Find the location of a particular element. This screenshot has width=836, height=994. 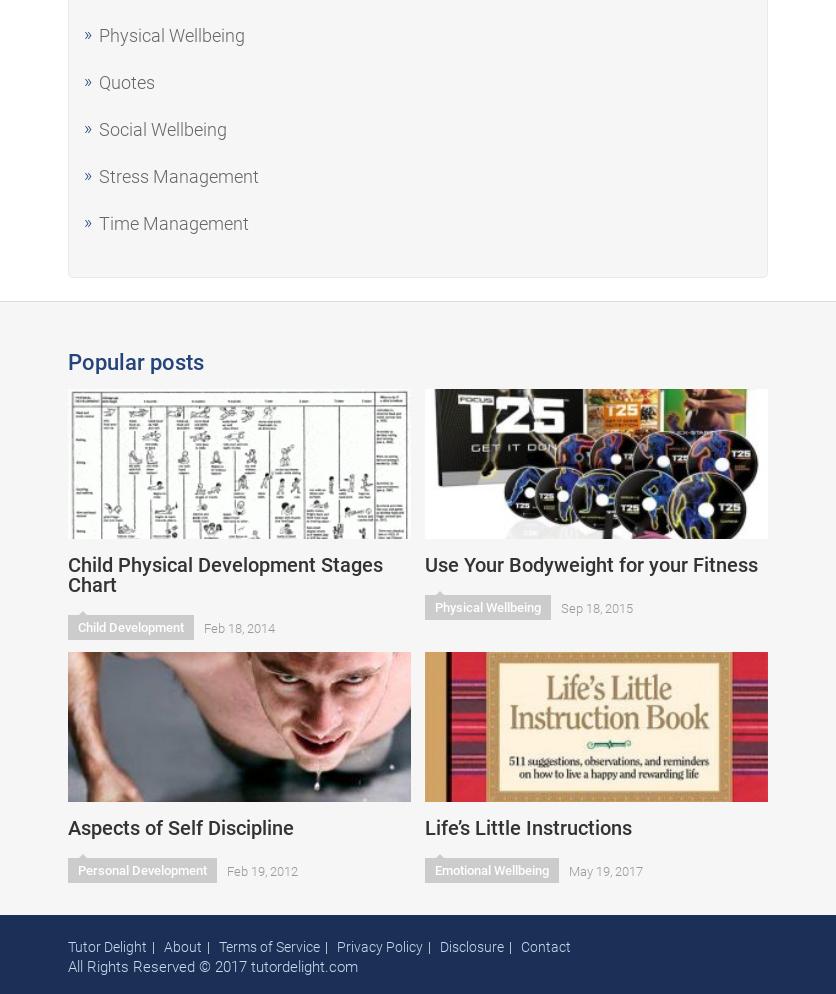

'Emotional Wellbeing' is located at coordinates (491, 870).